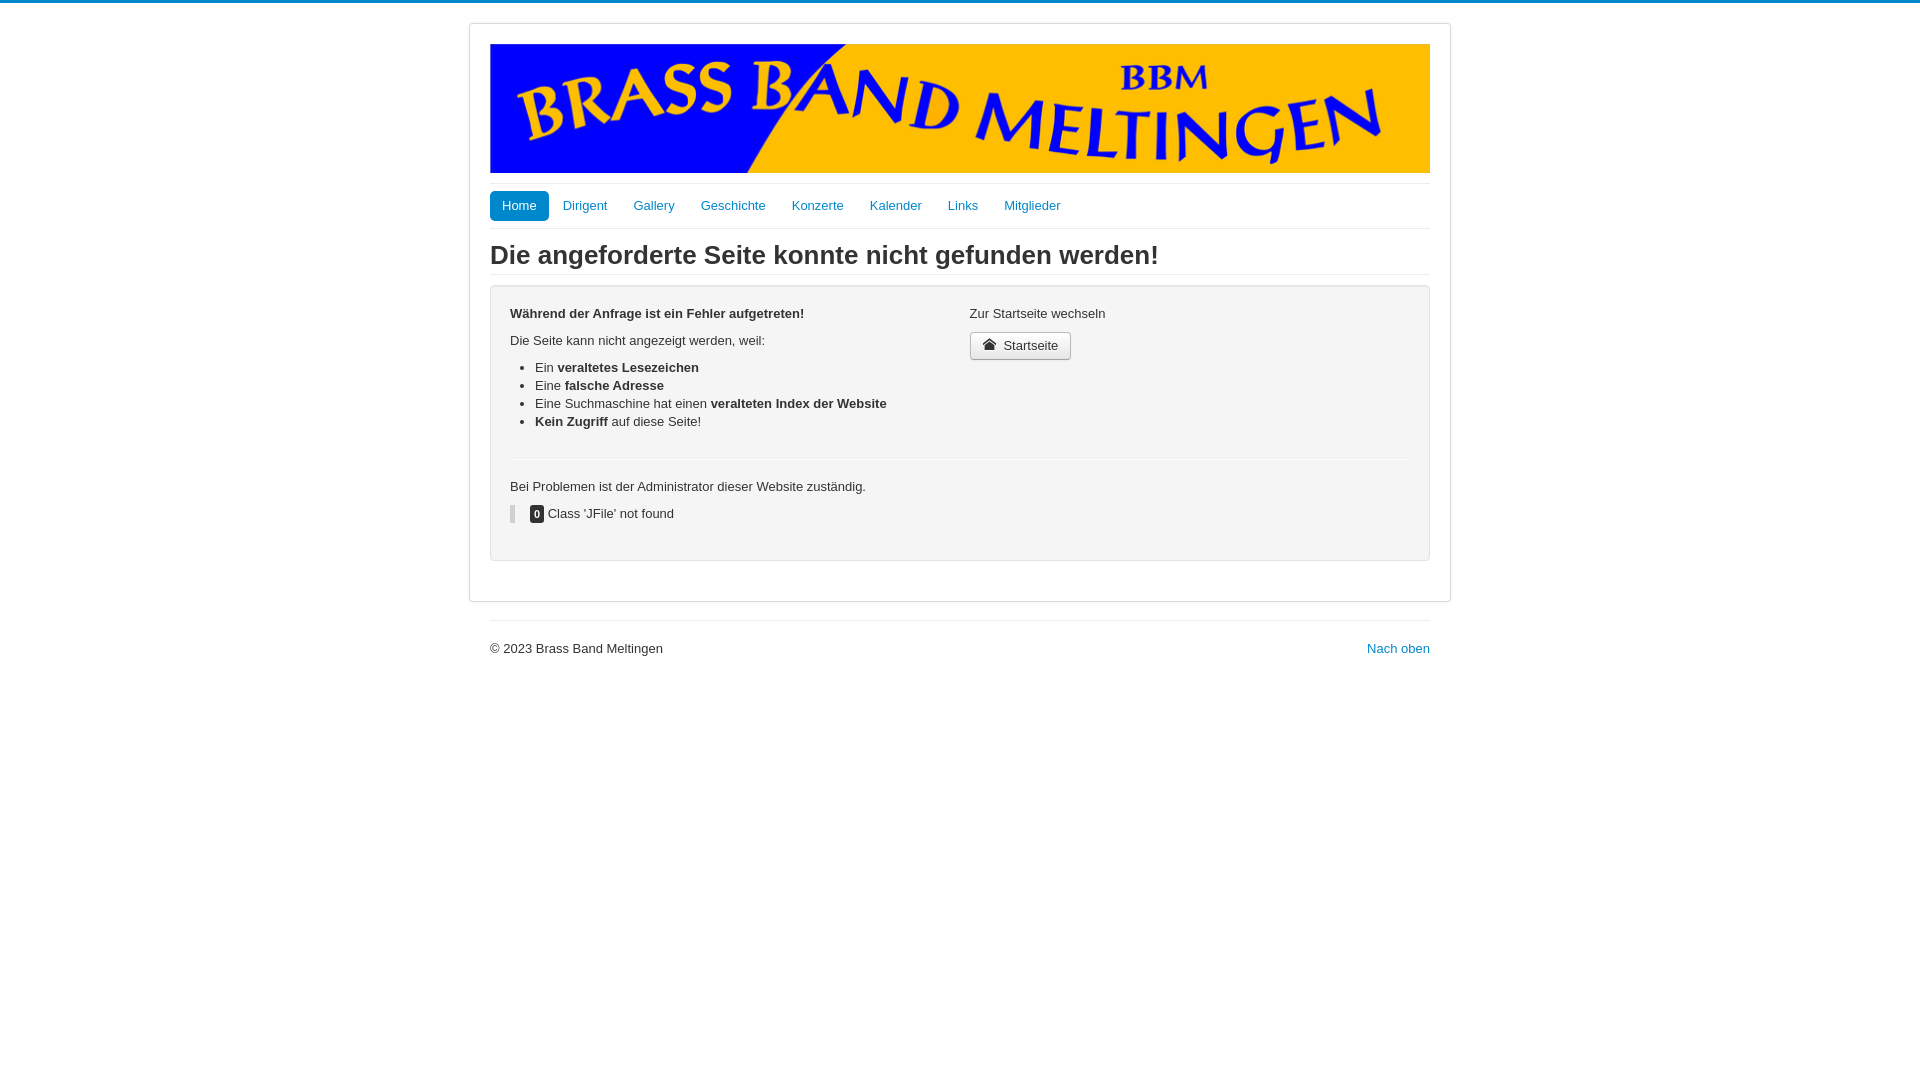  I want to click on 'Links', so click(963, 205).